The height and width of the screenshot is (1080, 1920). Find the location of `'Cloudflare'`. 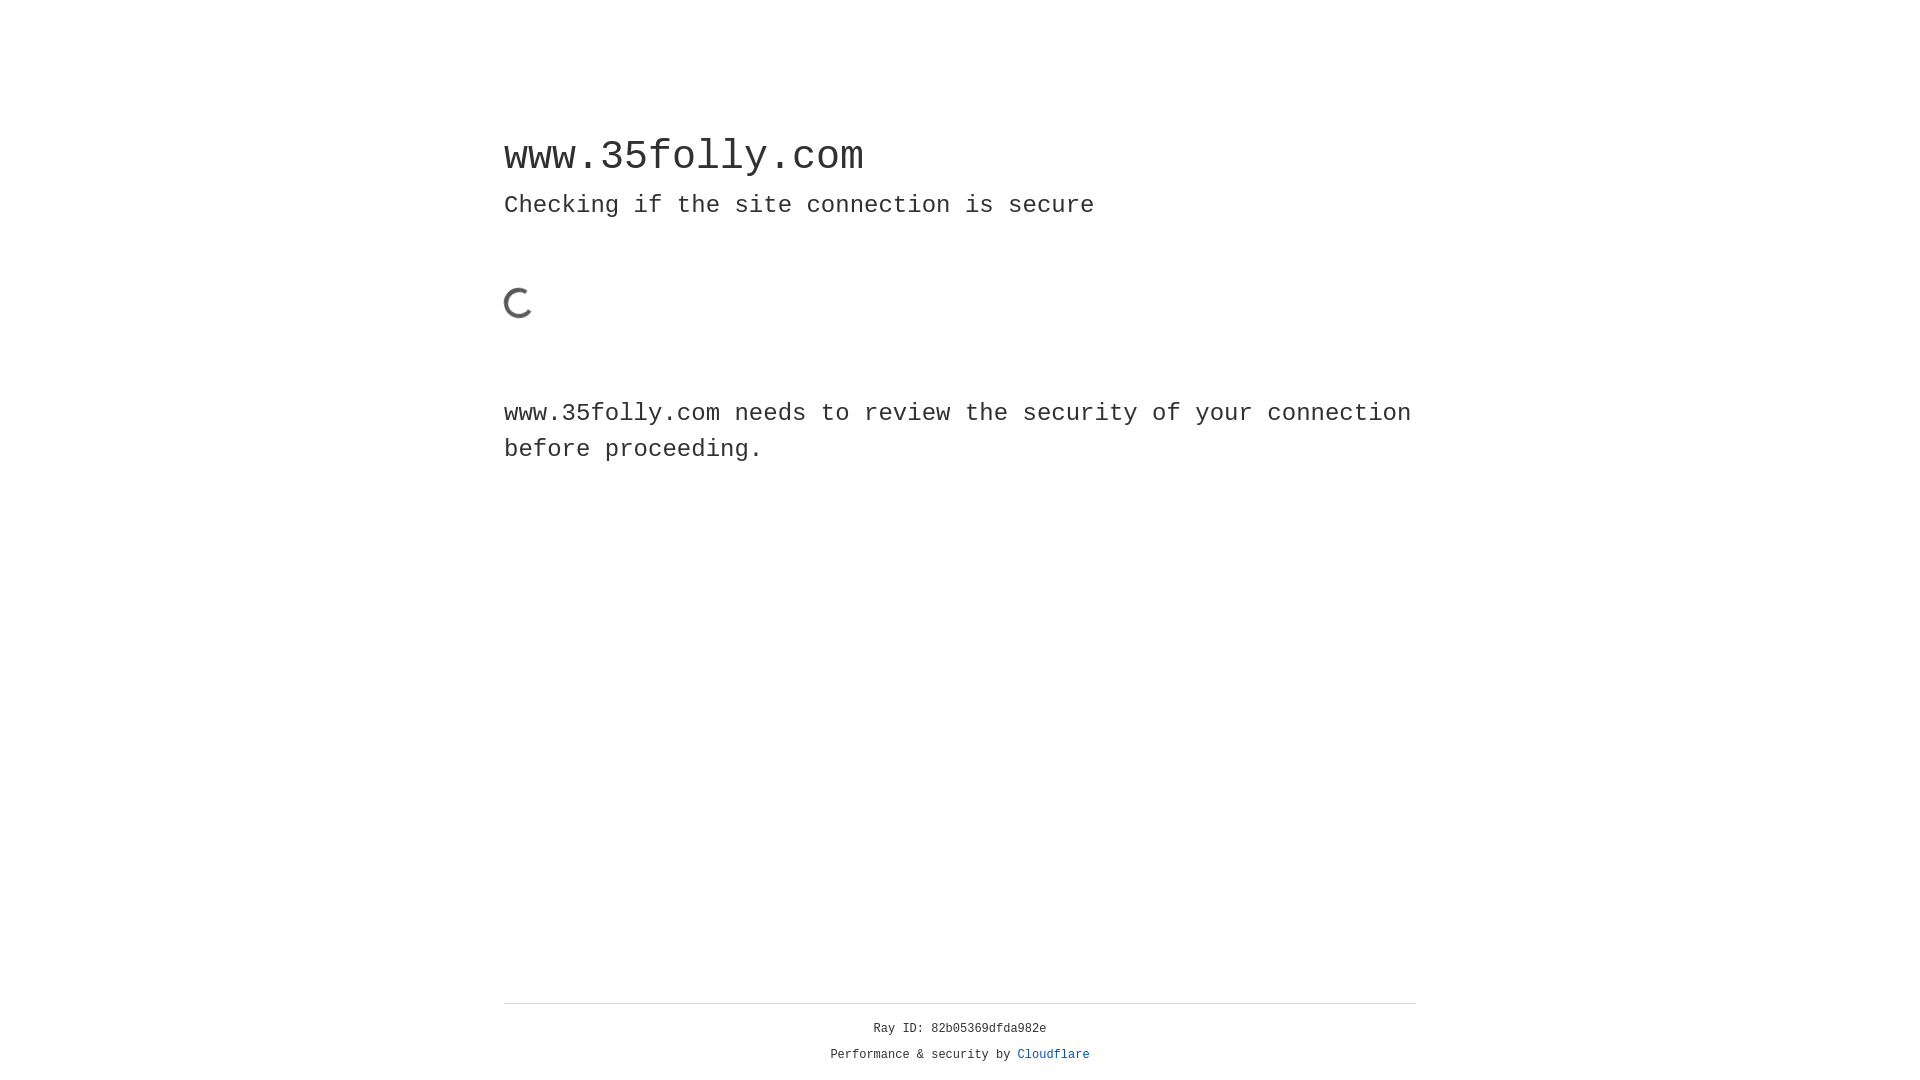

'Cloudflare' is located at coordinates (1053, 1054).